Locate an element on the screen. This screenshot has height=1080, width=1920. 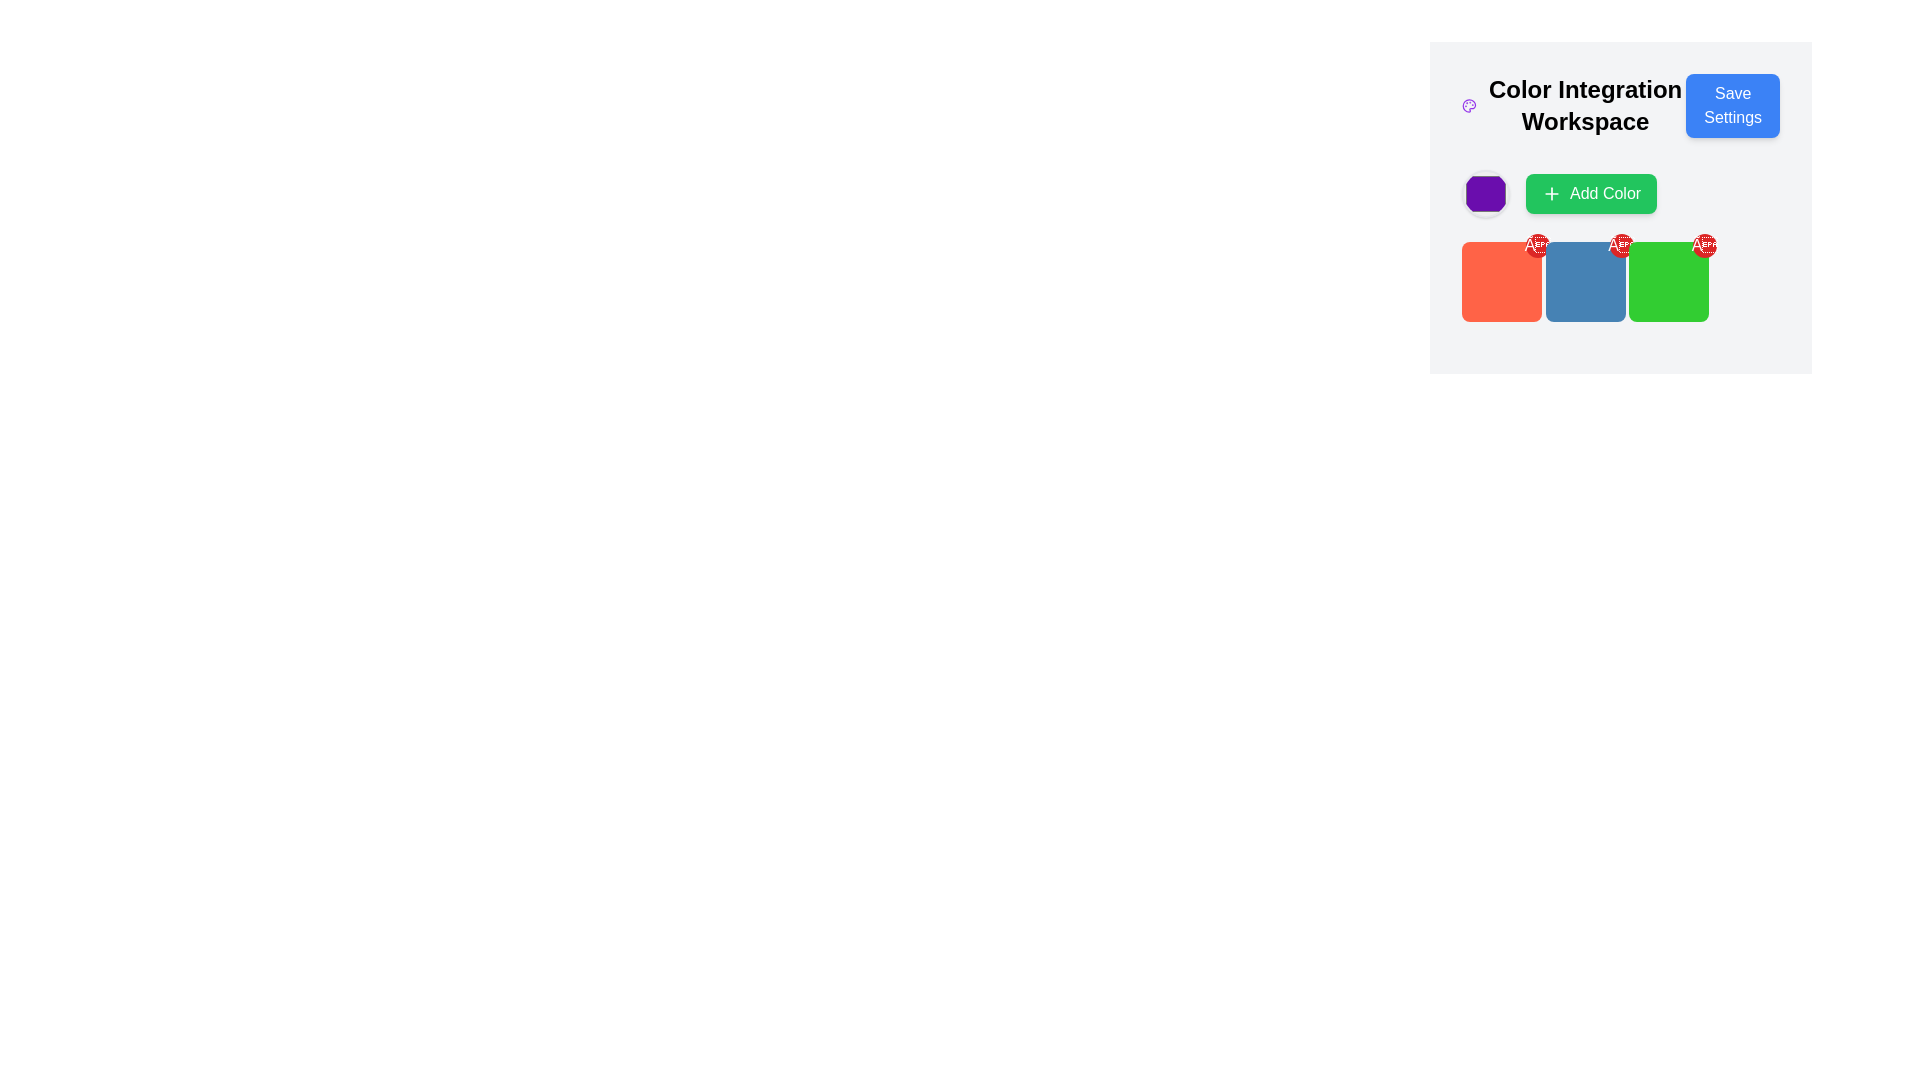
the '+' icon located within the 'Add Color' button, which visually indicates the action of adding something new is located at coordinates (1550, 193).